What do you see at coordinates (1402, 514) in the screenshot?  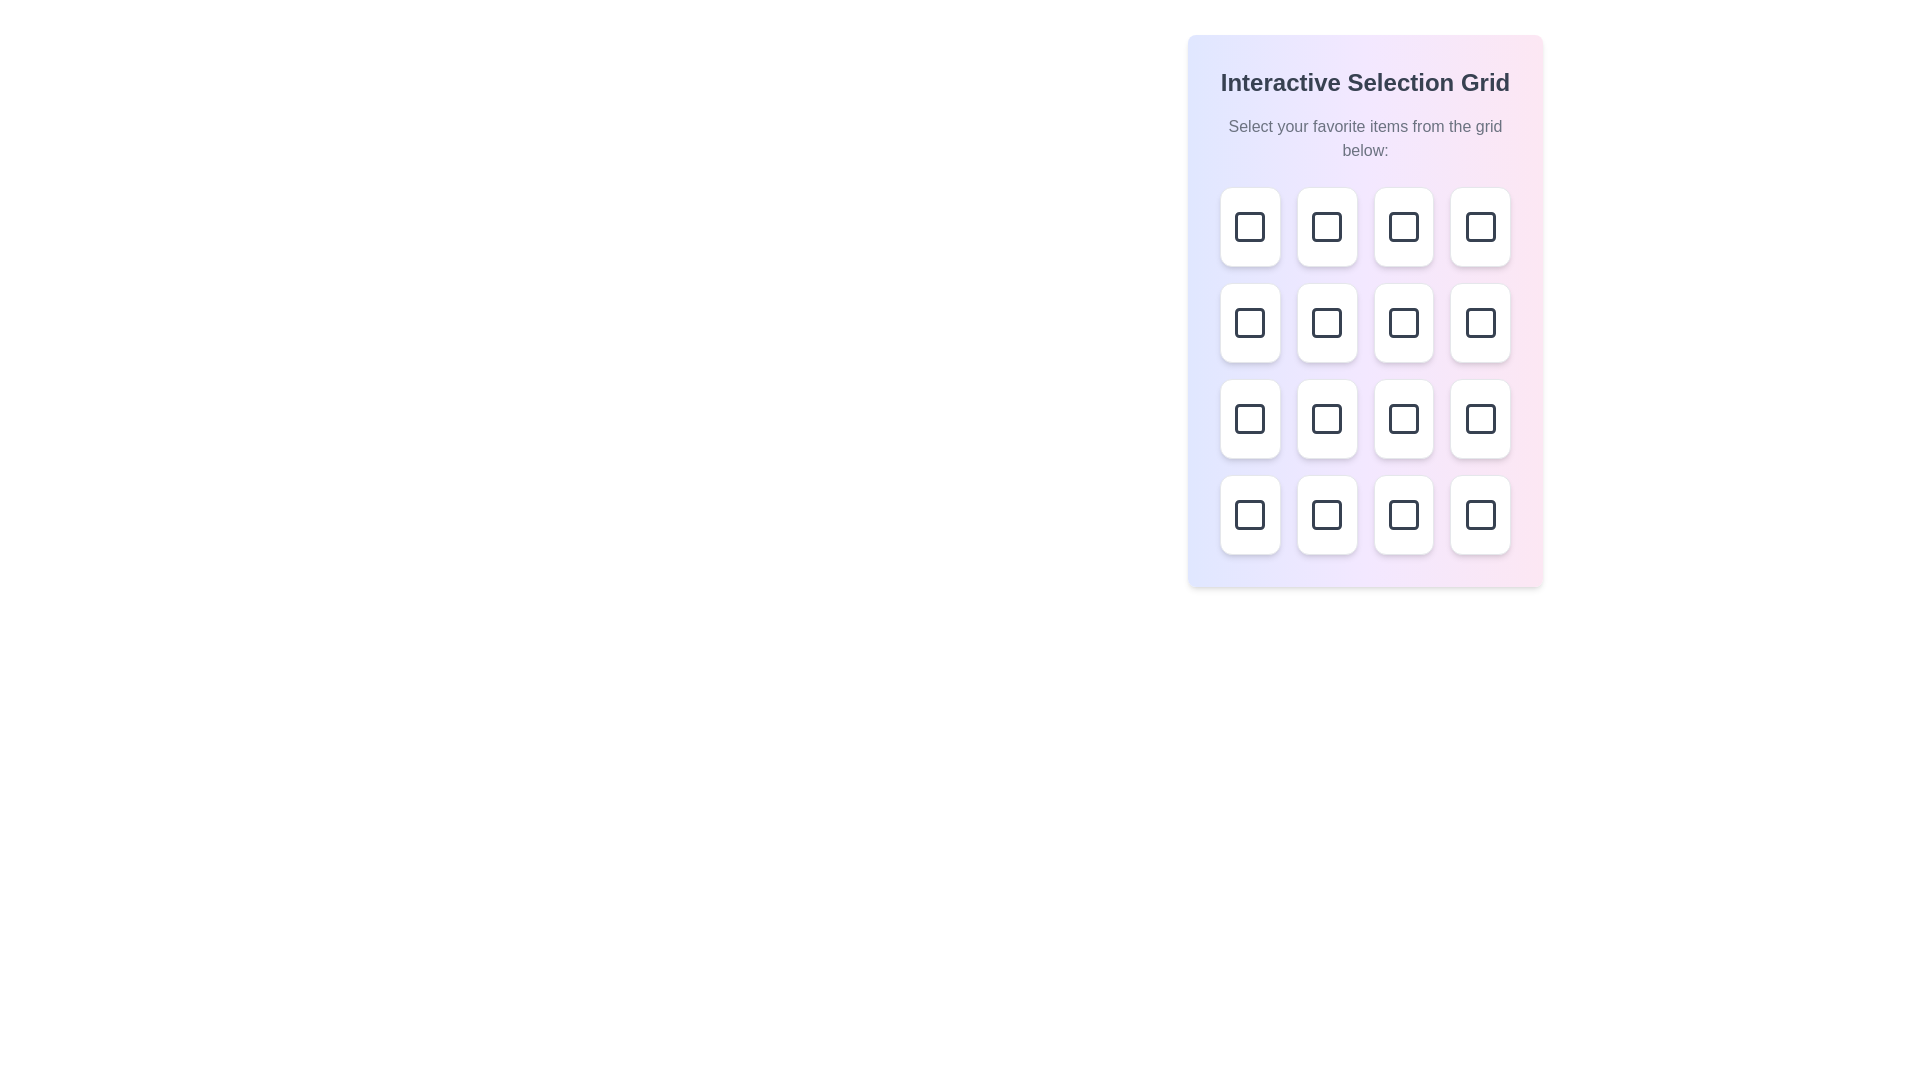 I see `the inner square shape located in the fifth item of the fourth row of the 'Interactive Selection Grid' by clicking on it` at bounding box center [1402, 514].